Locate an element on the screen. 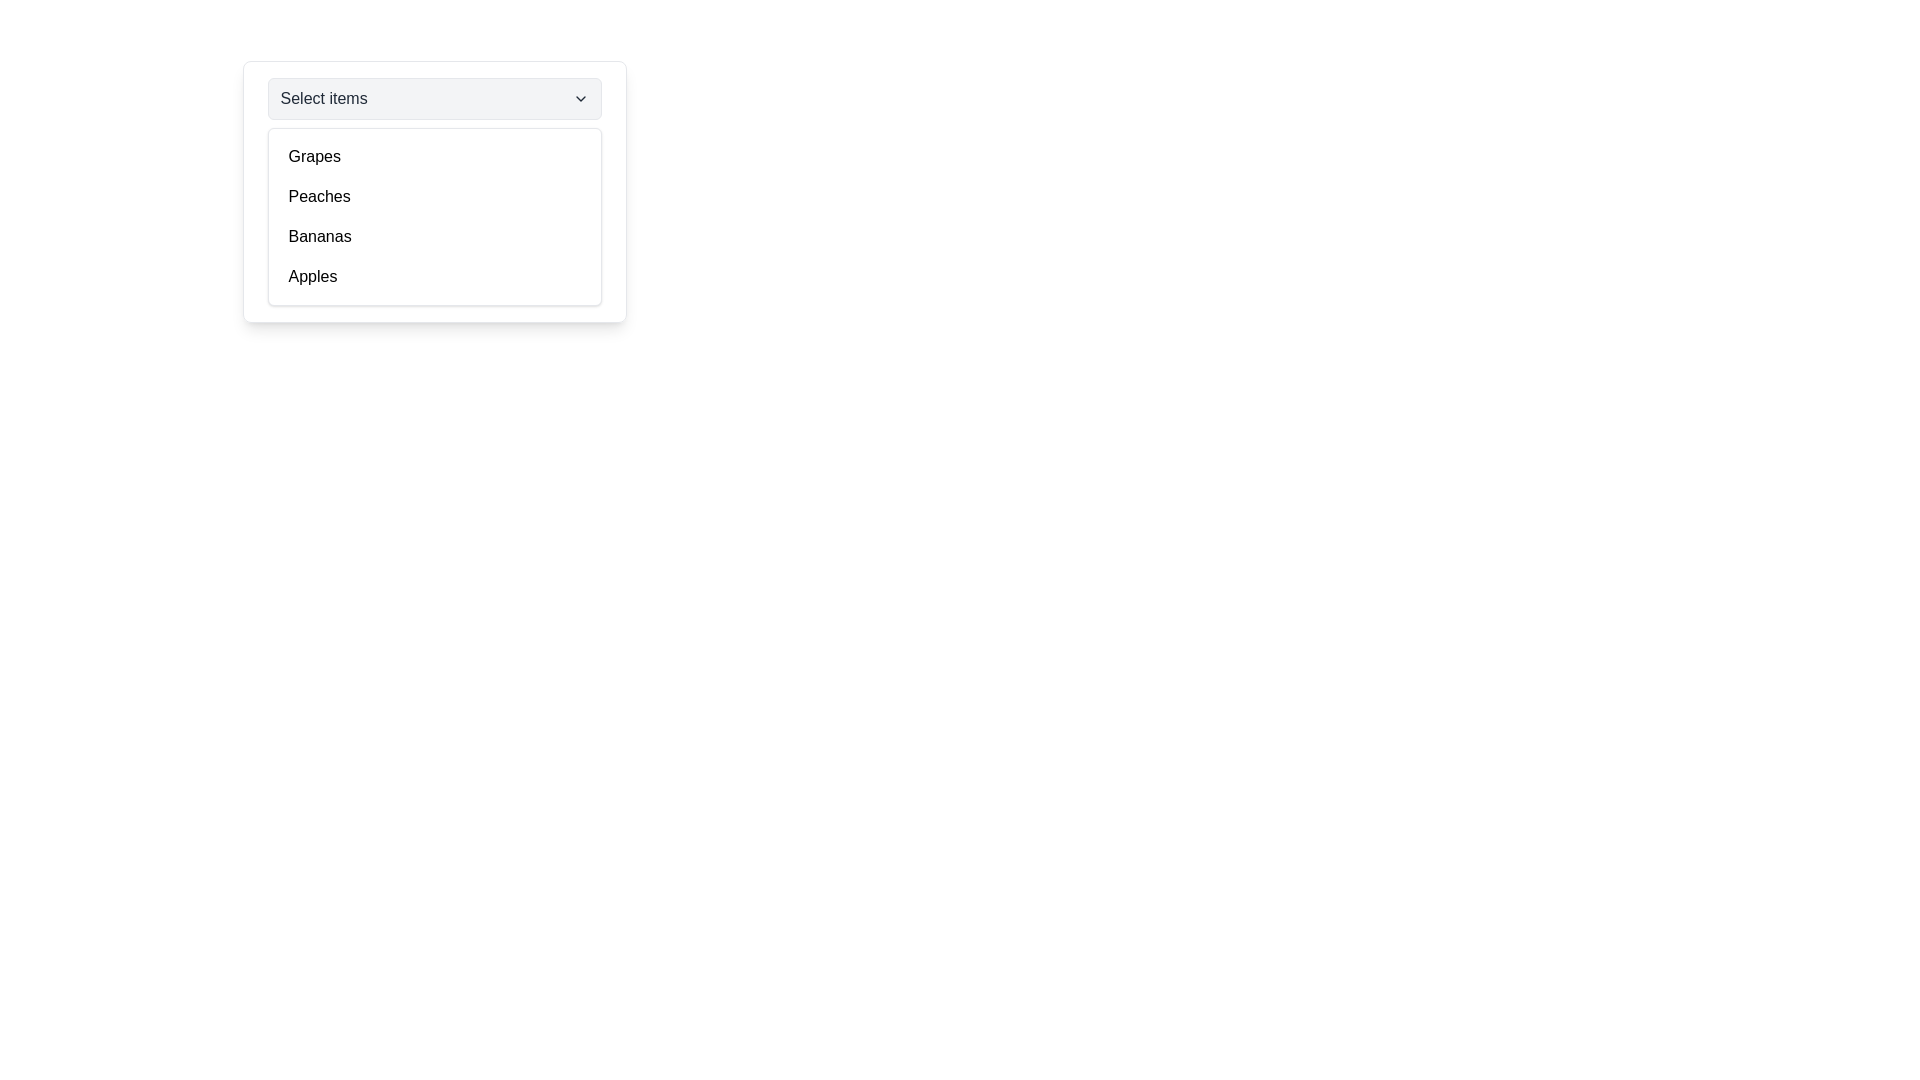 The width and height of the screenshot is (1920, 1080). to select the 'Apples' option from the dropdown menu, which is the fourth item in the list below 'Grapes', 'Peaches', and 'Bananas' is located at coordinates (433, 277).